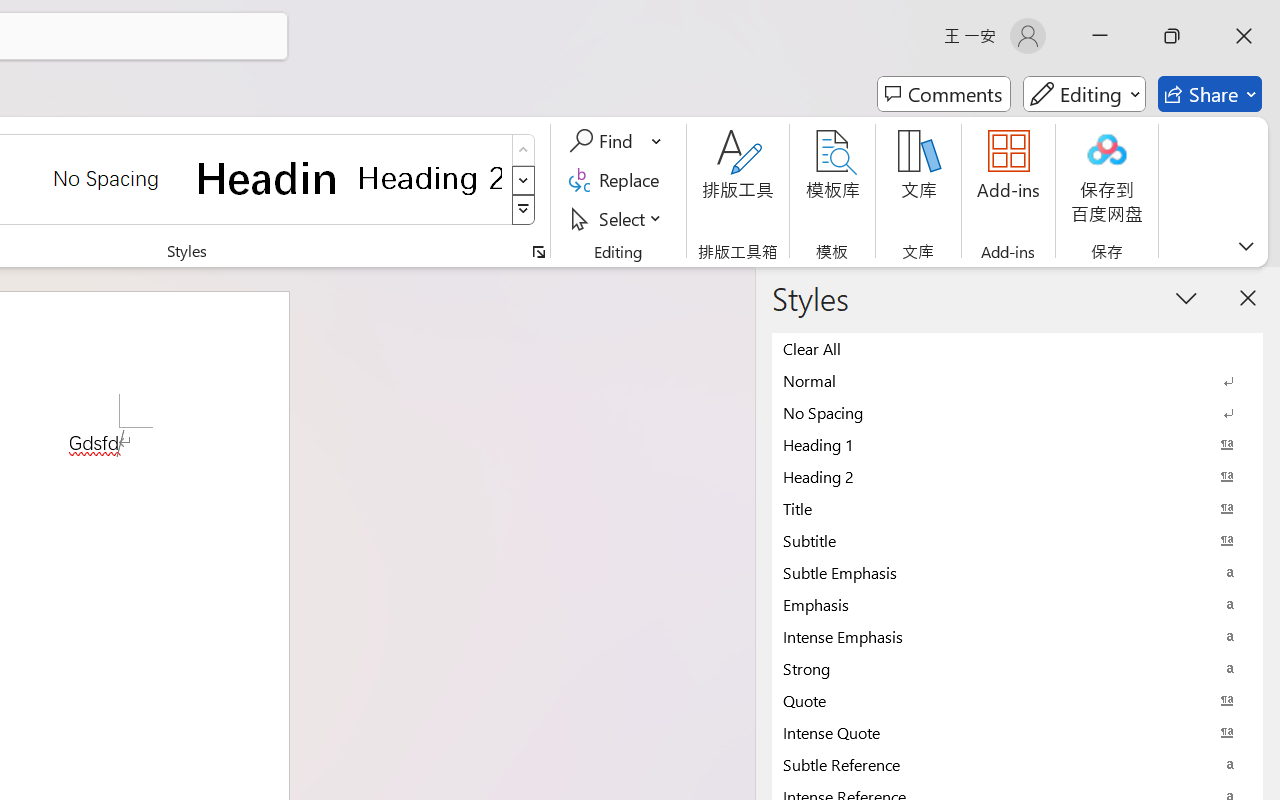 This screenshot has height=800, width=1280. I want to click on 'Subtitle', so click(1017, 540).